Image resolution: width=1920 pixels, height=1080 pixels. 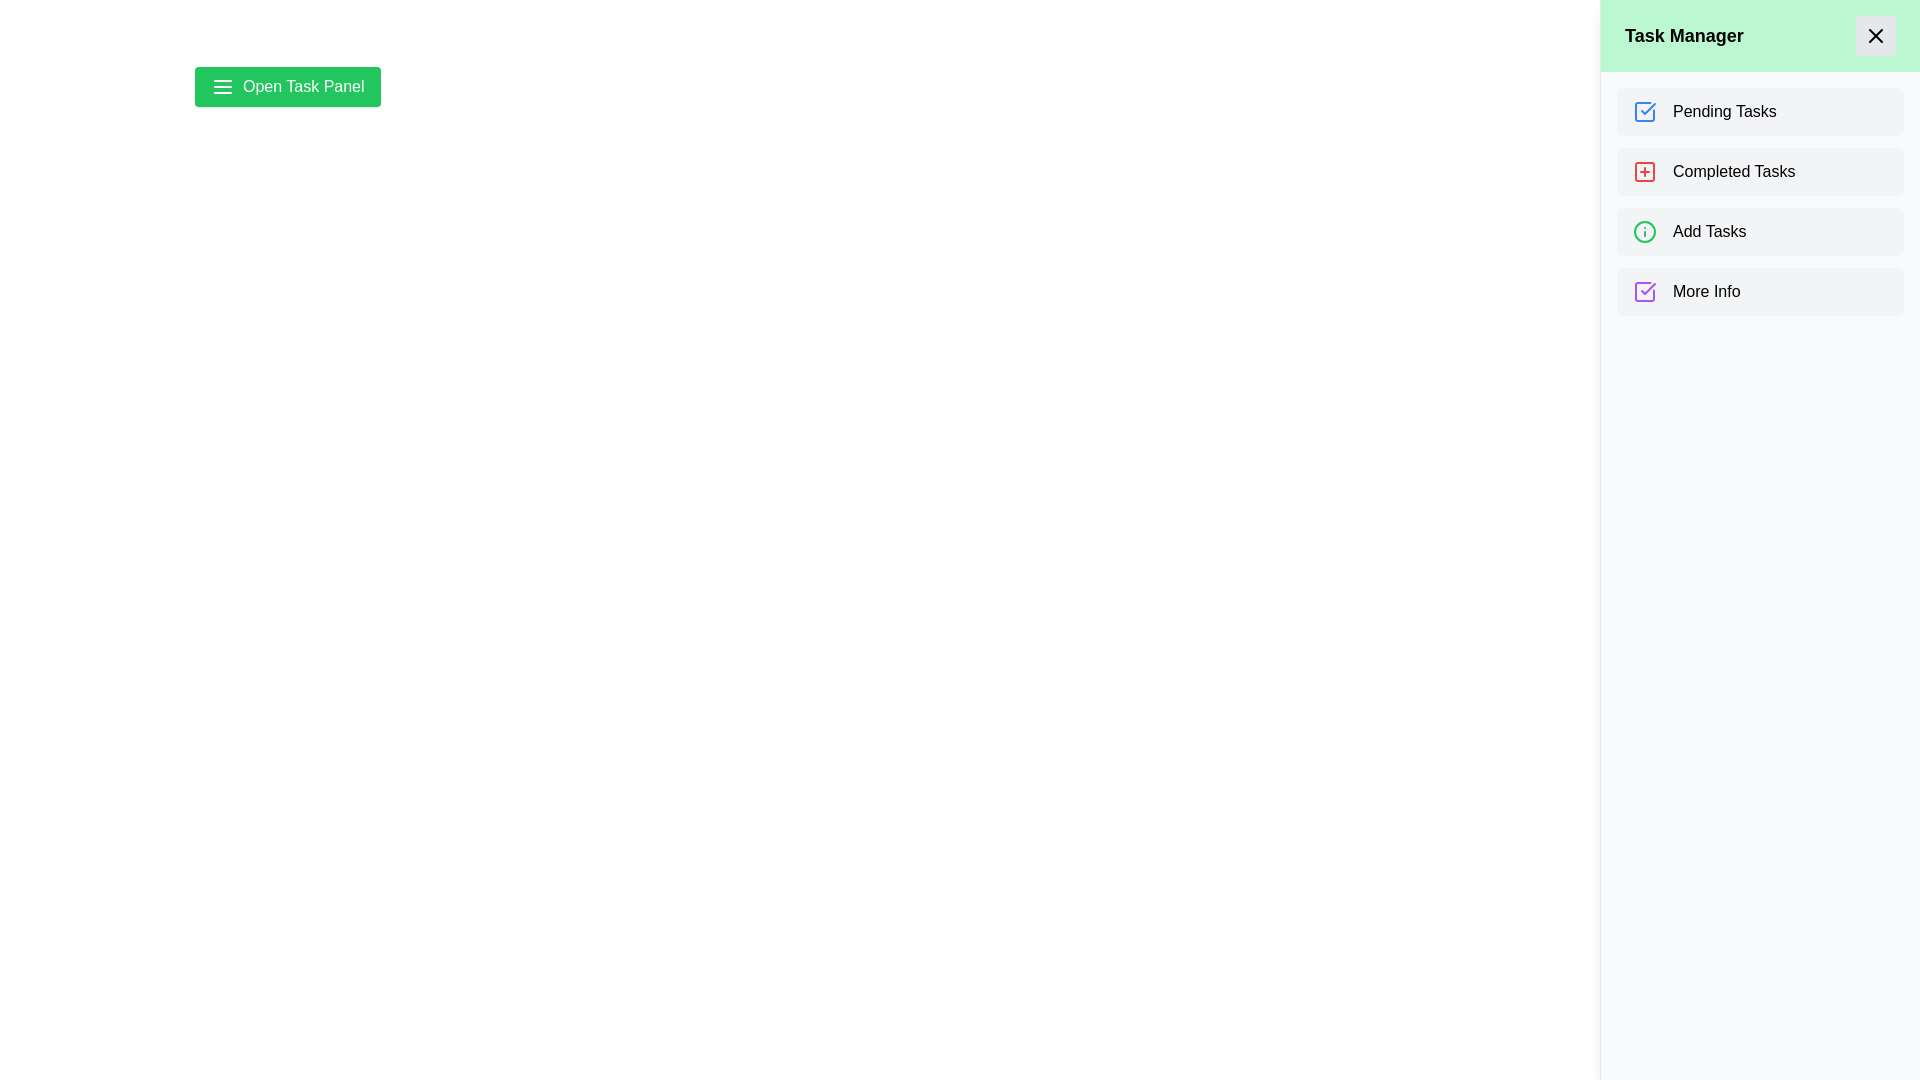 What do you see at coordinates (286, 86) in the screenshot?
I see `toggle button to close the task drawer` at bounding box center [286, 86].